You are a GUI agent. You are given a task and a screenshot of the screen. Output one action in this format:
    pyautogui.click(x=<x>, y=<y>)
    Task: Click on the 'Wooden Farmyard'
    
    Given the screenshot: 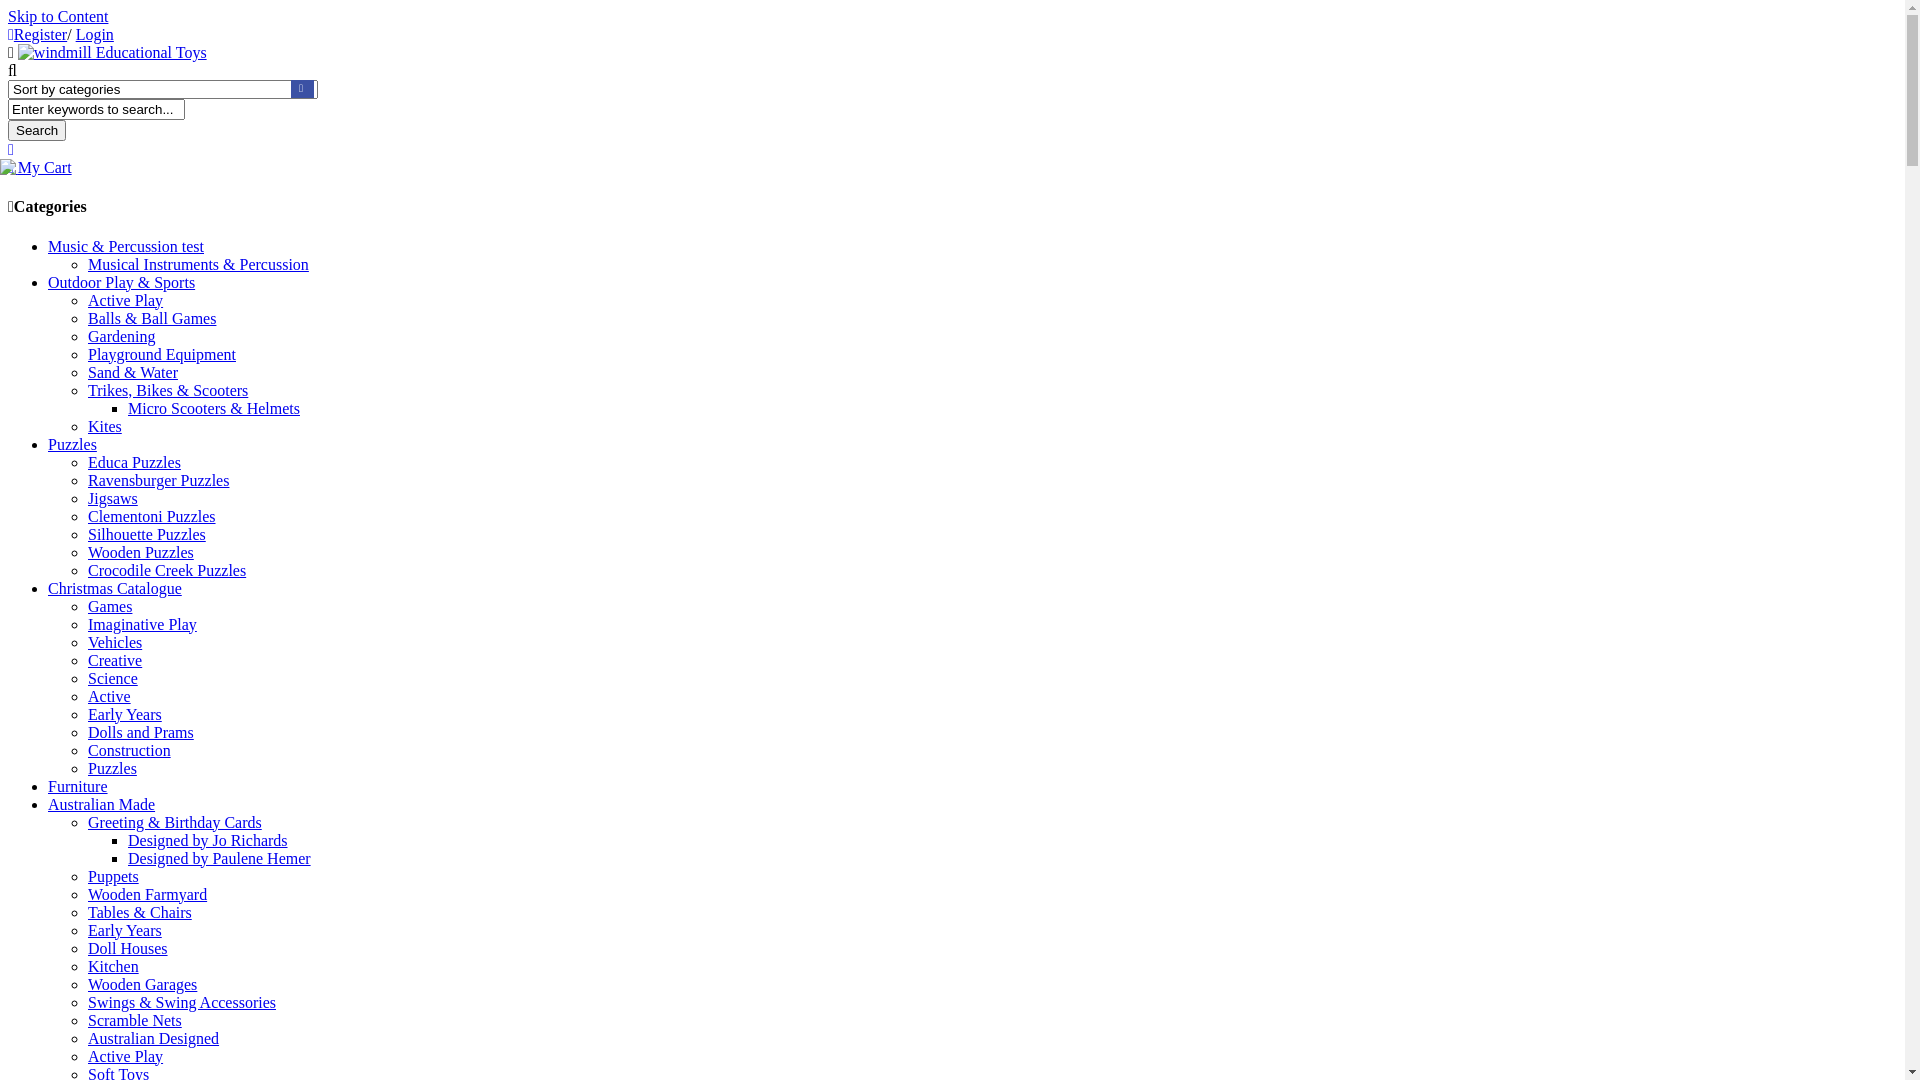 What is the action you would take?
    pyautogui.click(x=146, y=893)
    